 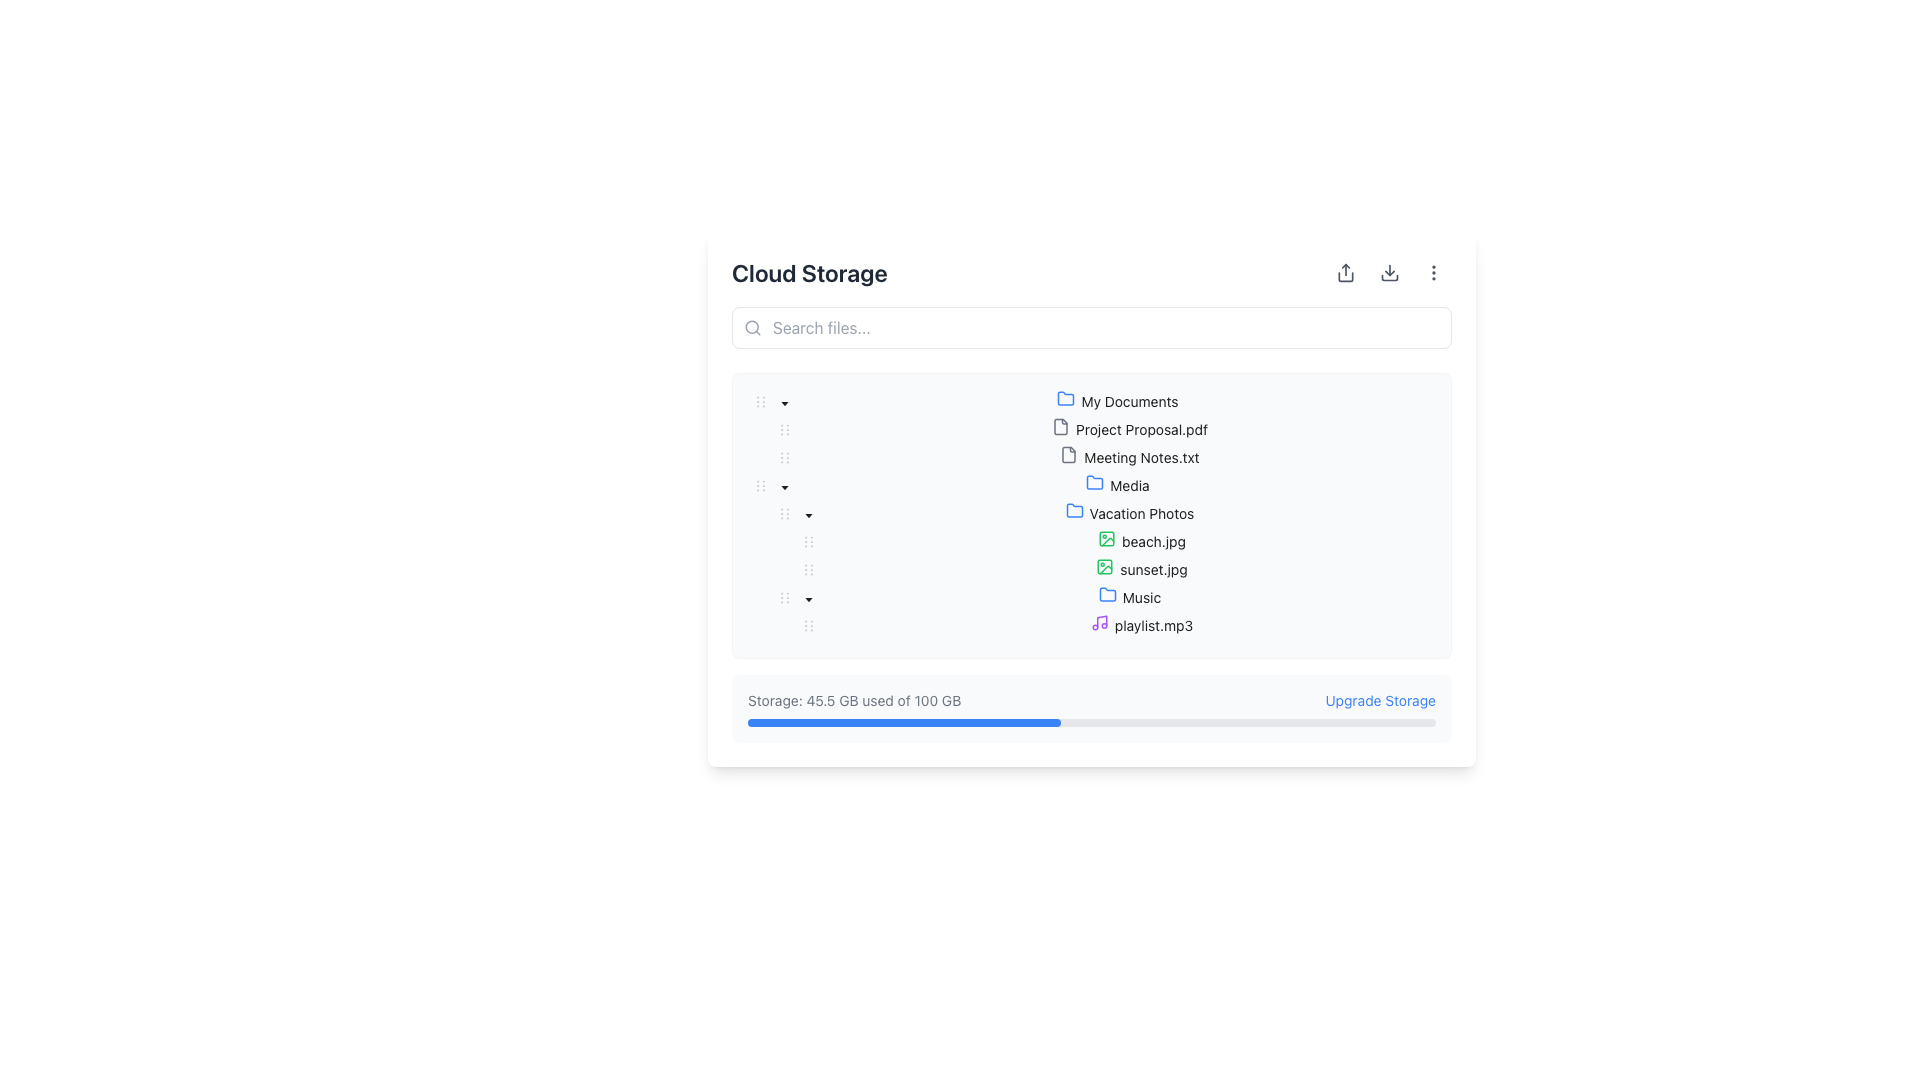 I want to click on the upward-pointing arrow icon button located at the top-right corner of the interface, so click(x=1345, y=273).